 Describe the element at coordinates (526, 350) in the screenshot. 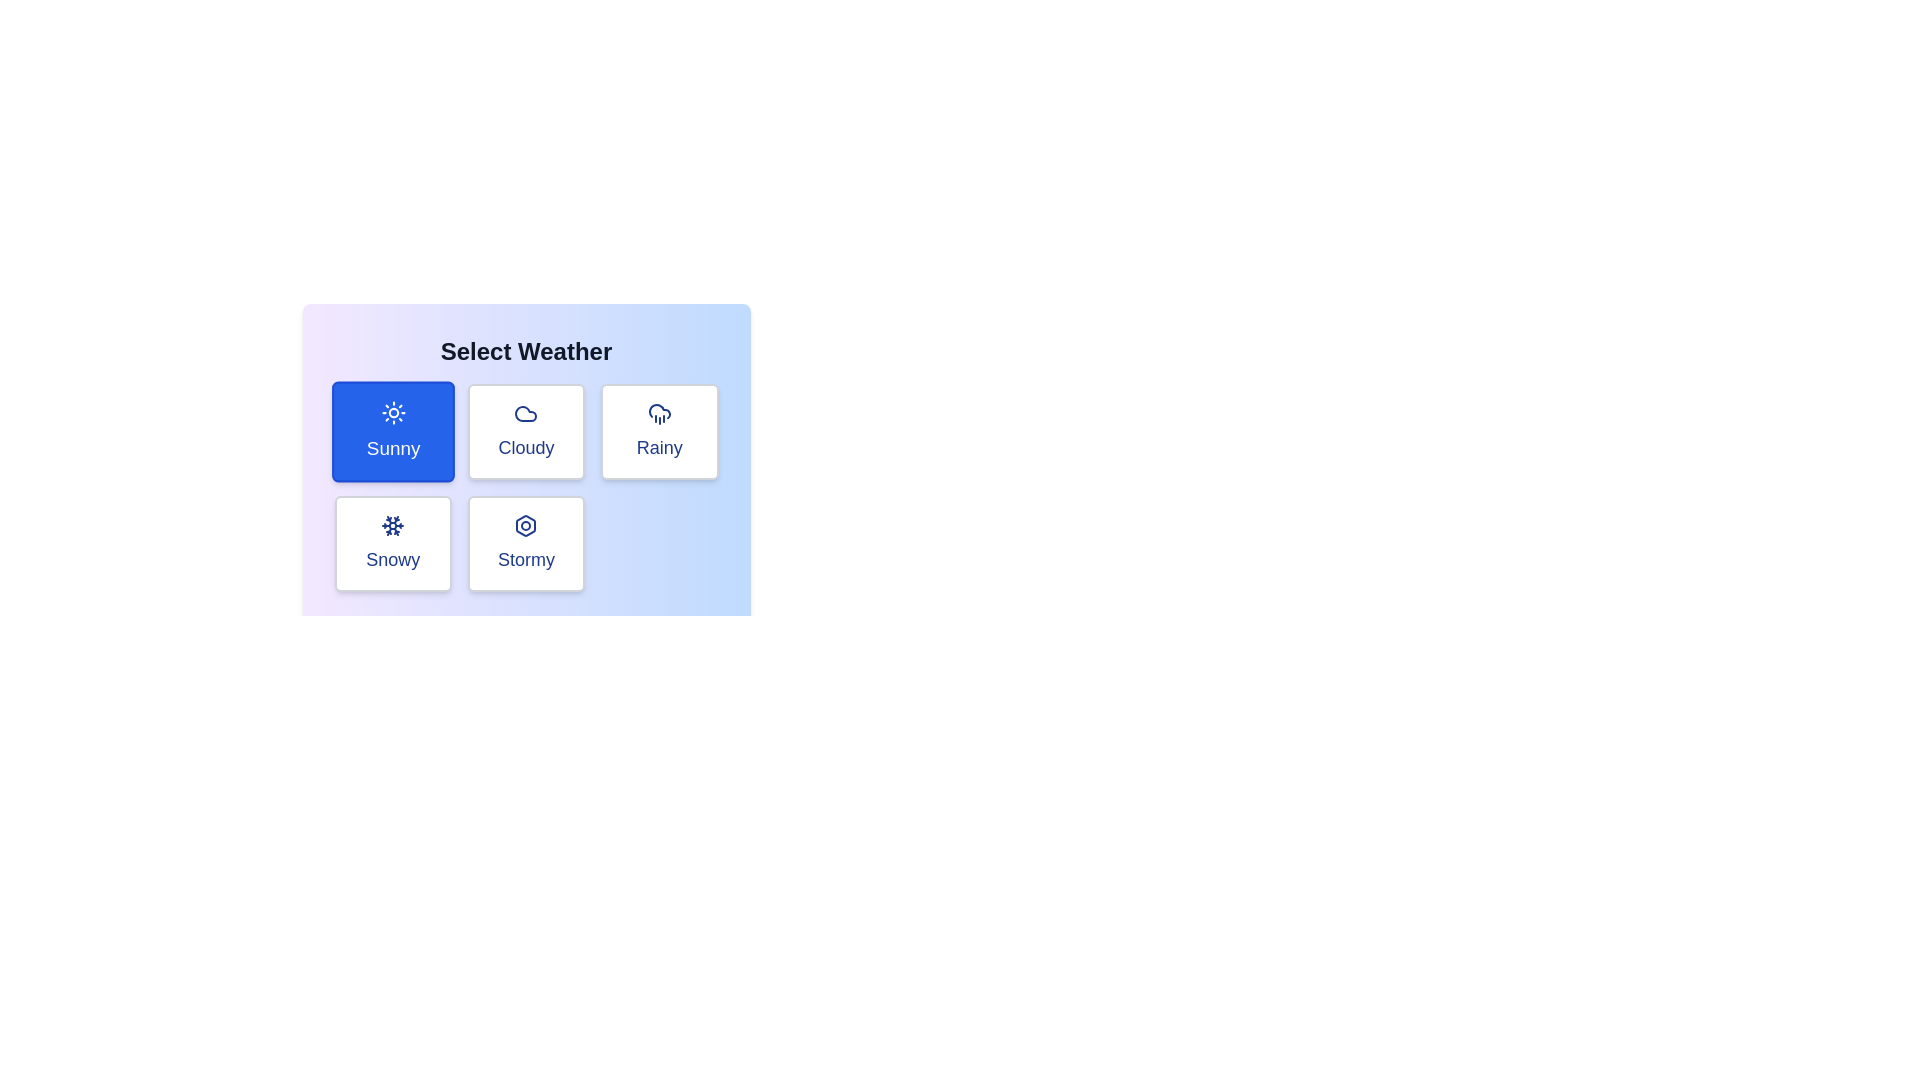

I see `the Header text that indicates the purpose of the section containing selectable weather options, which is located directly above a grid of weather options` at that location.